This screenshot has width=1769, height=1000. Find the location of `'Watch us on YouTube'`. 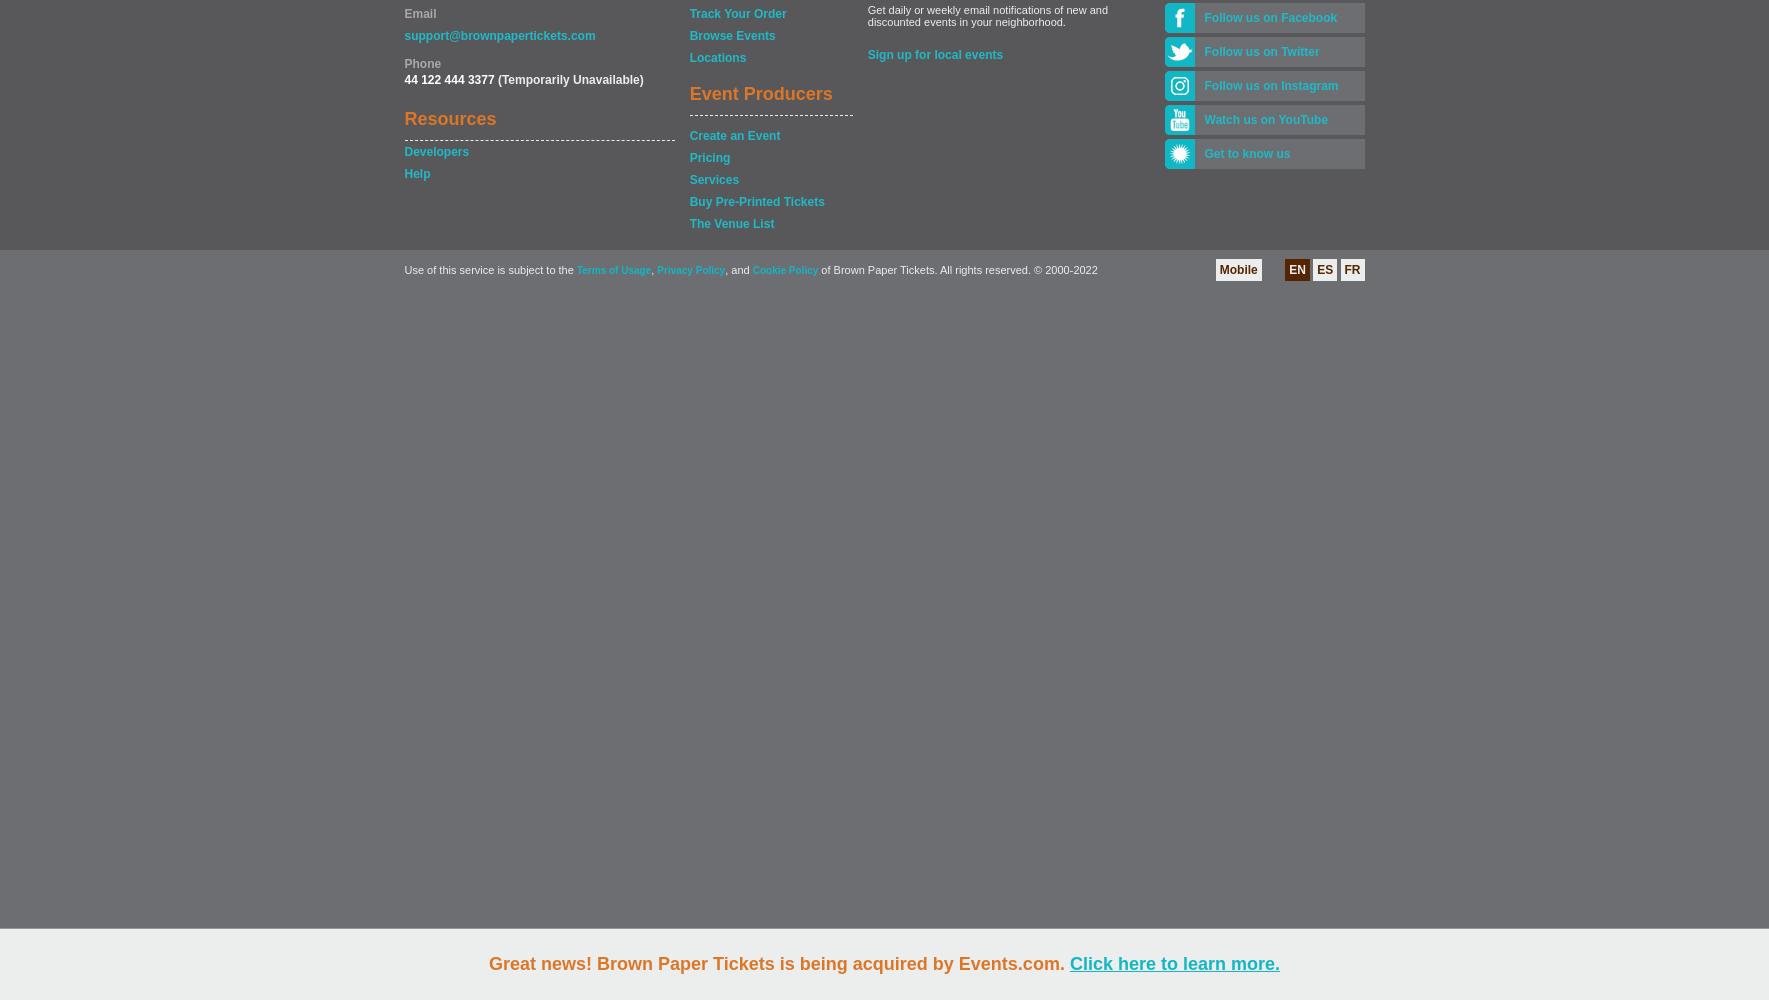

'Watch us on YouTube' is located at coordinates (1202, 119).